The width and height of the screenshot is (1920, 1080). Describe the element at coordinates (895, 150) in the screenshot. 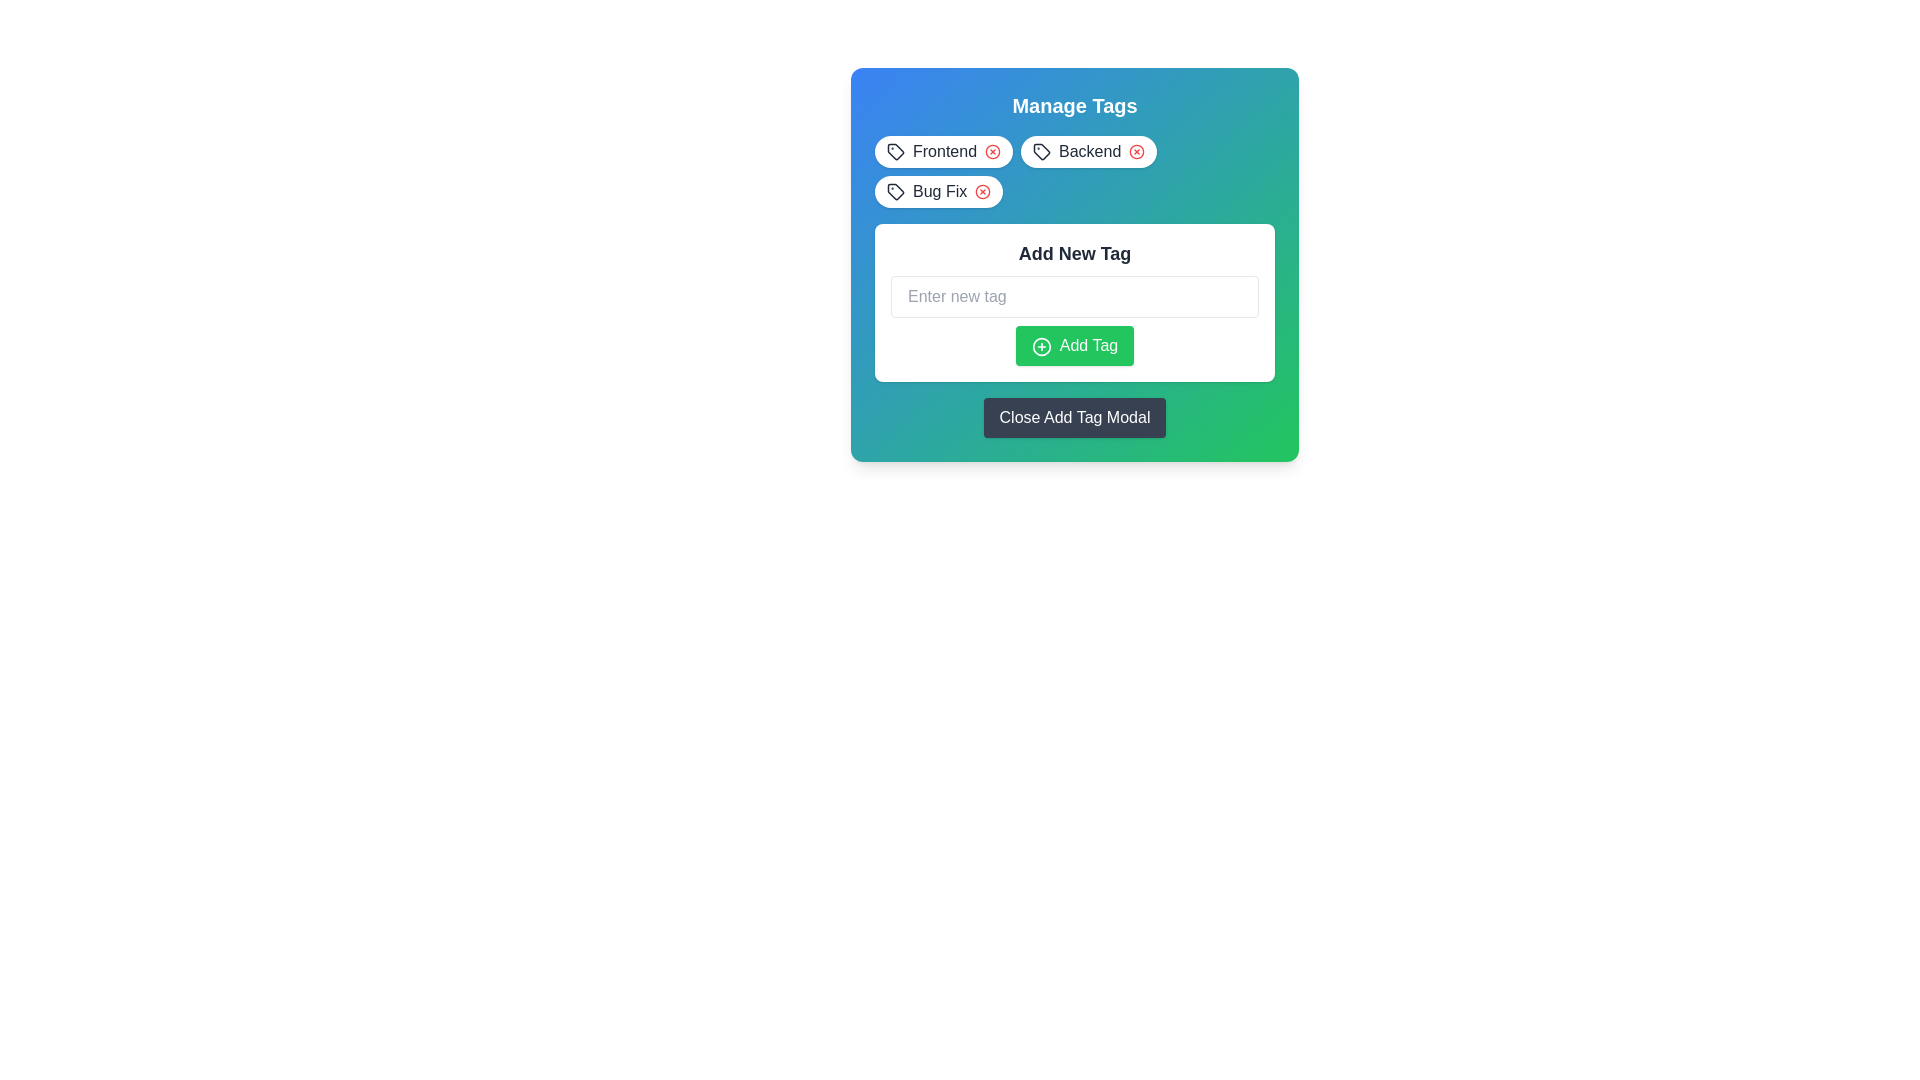

I see `the tag-shaped icon located to the left of the text 'Frontend' in the top left section of the modal window` at that location.